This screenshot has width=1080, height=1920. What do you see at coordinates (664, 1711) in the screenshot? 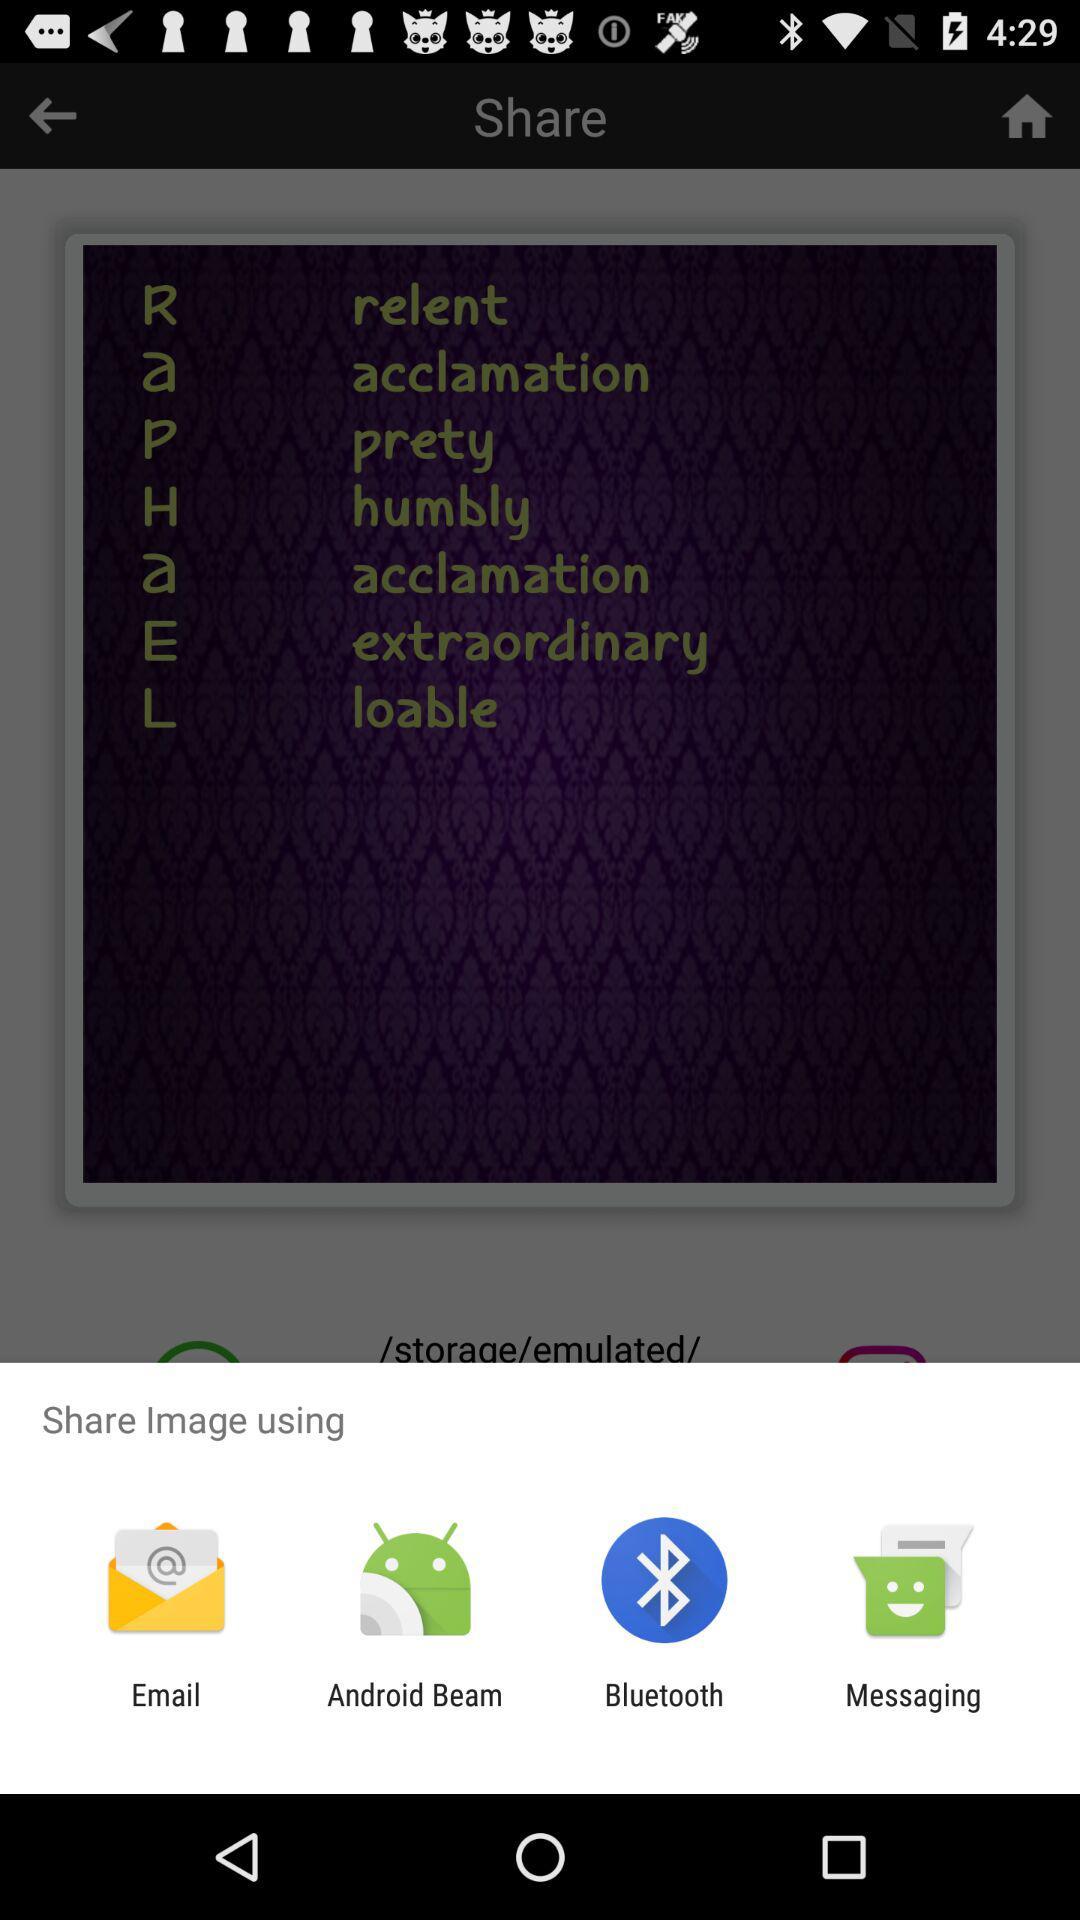
I see `icon next to the android beam app` at bounding box center [664, 1711].